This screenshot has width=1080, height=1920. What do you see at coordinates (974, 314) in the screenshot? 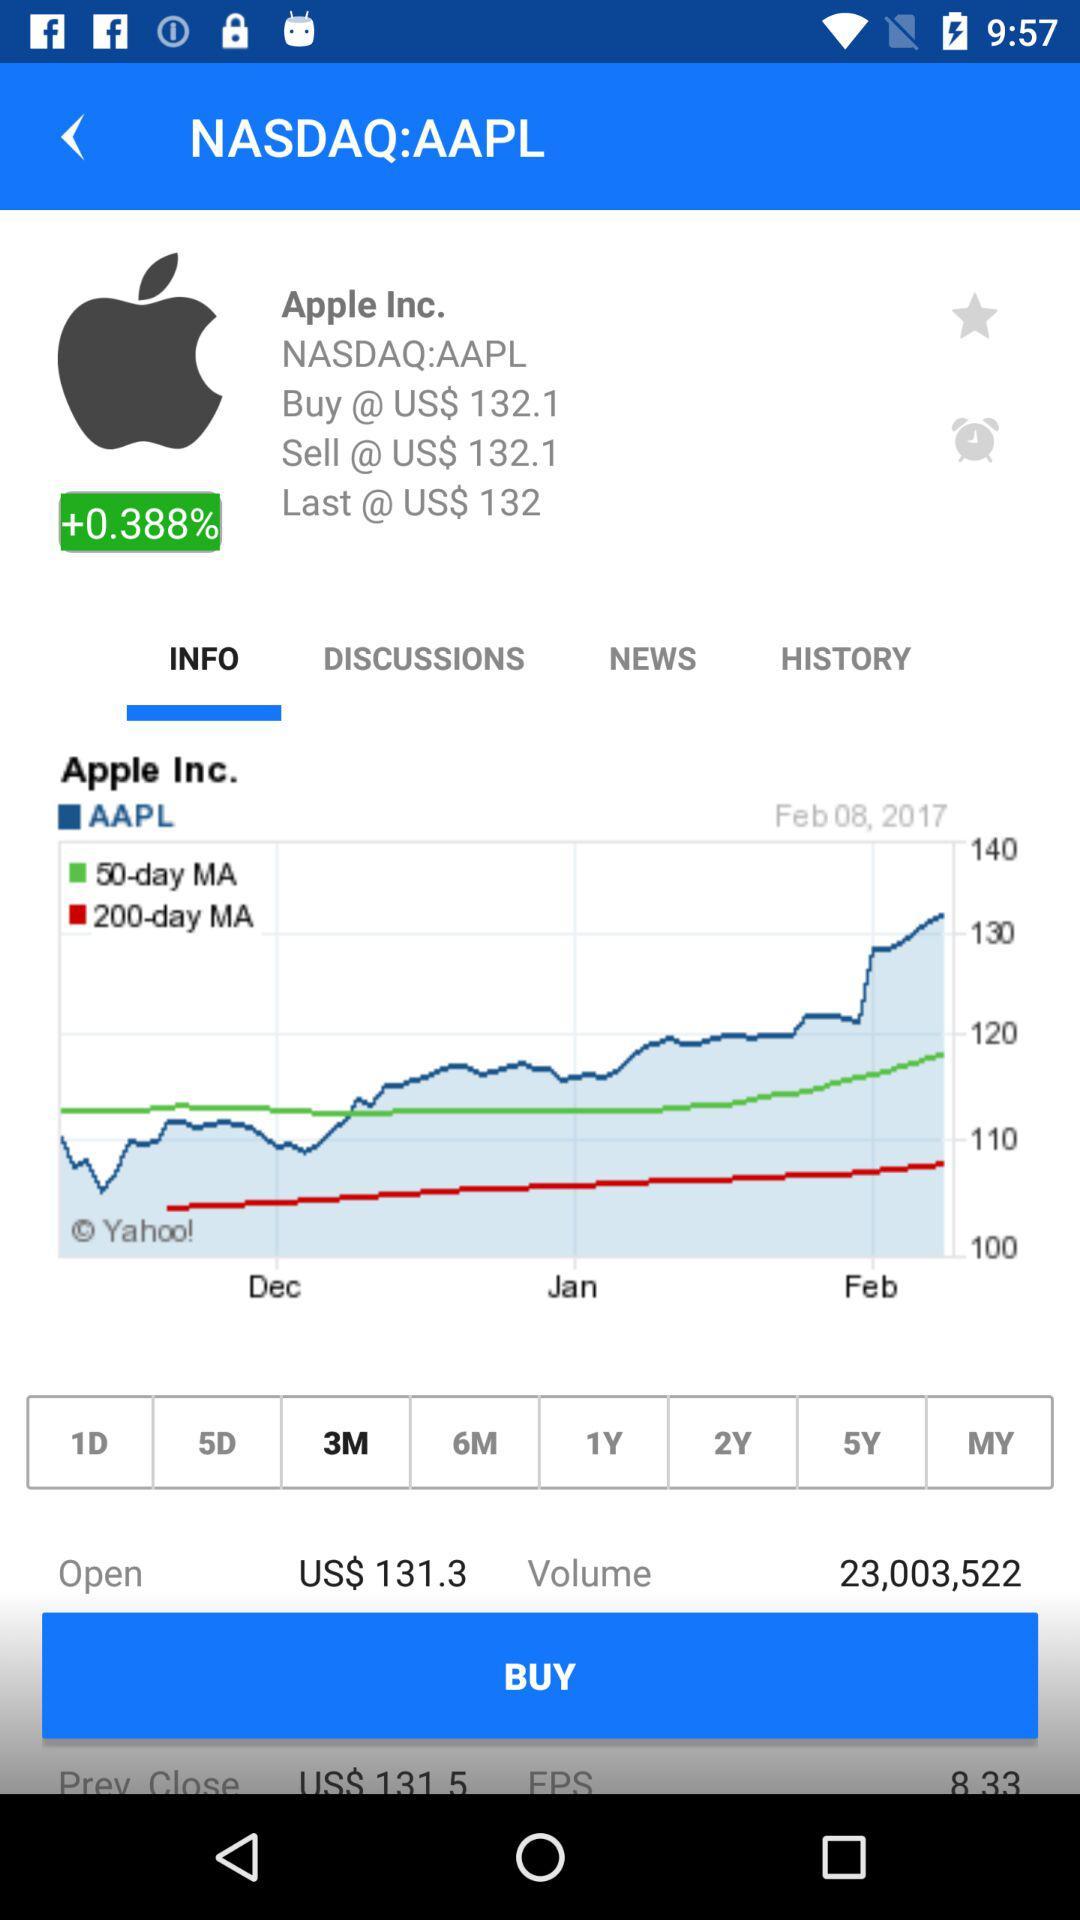
I see `the star icon` at bounding box center [974, 314].